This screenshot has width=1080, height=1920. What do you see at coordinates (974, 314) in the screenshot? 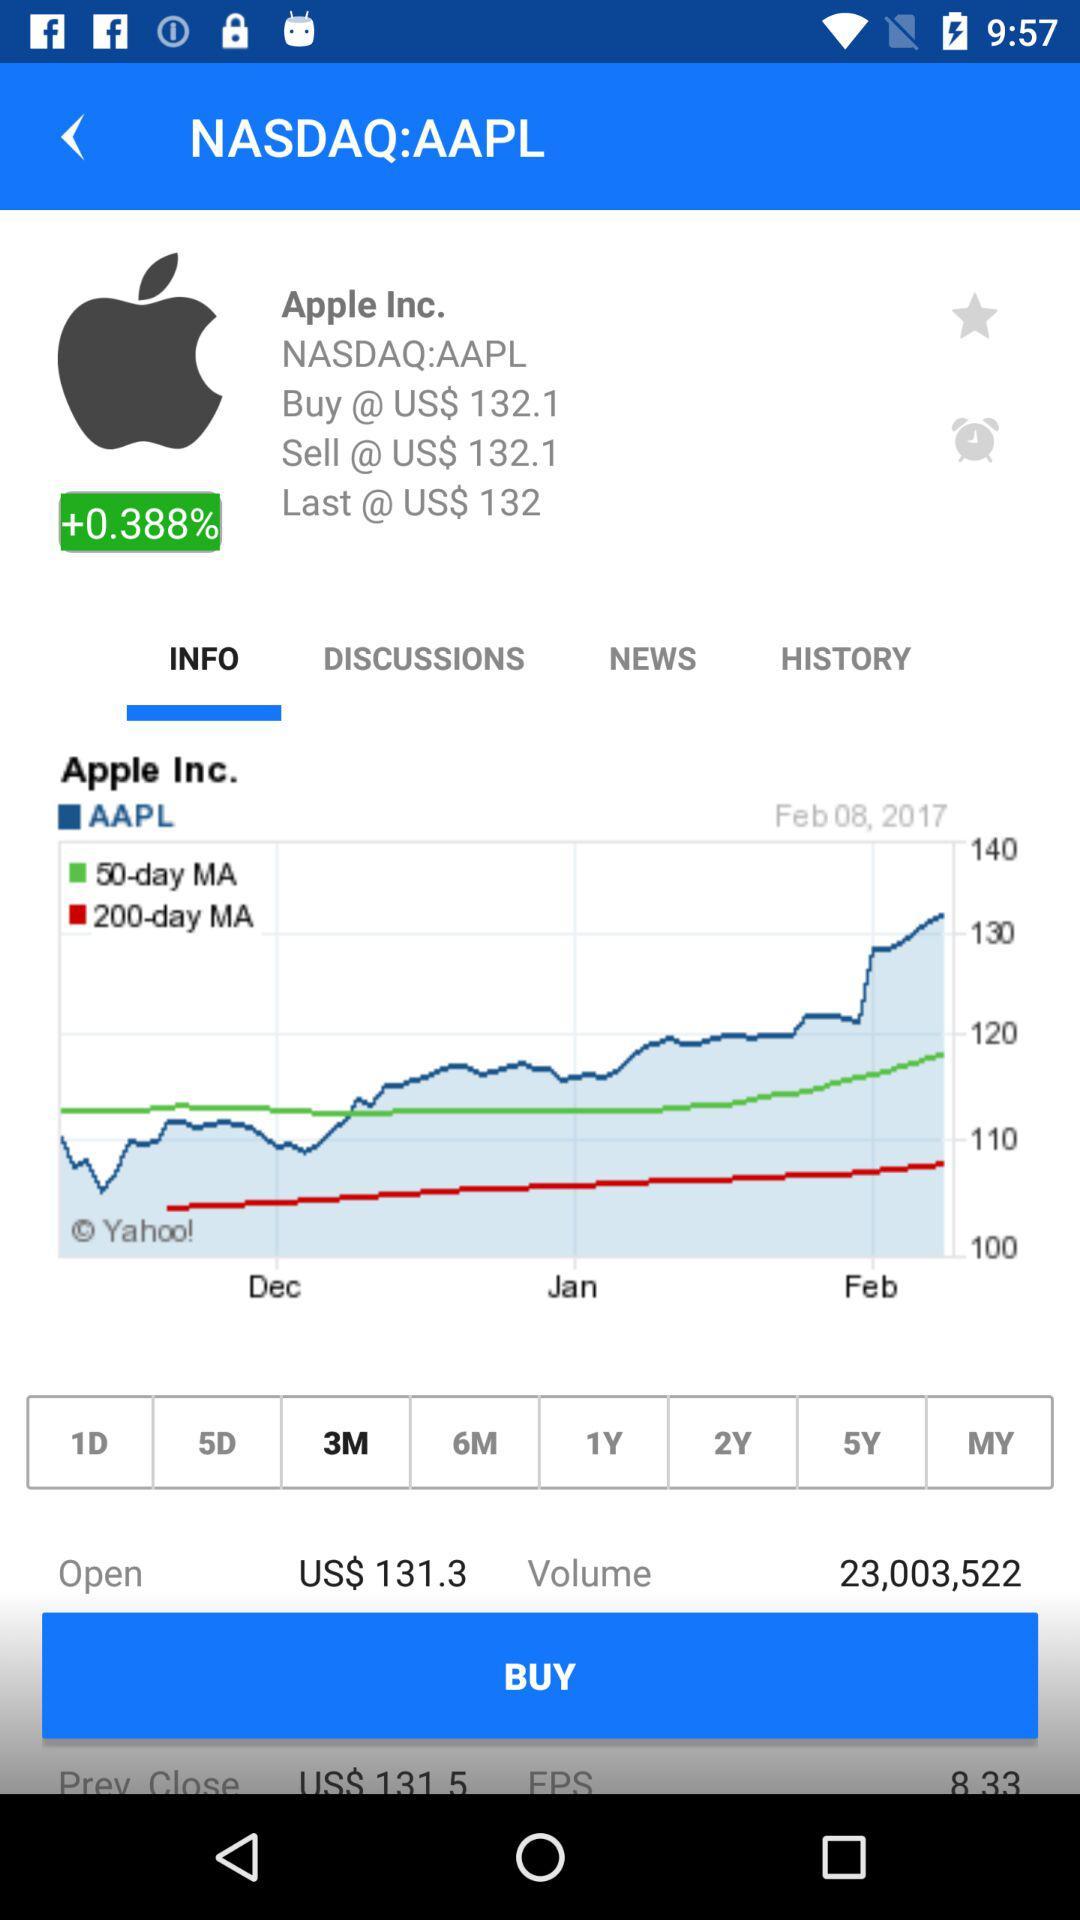
I see `the star icon` at bounding box center [974, 314].